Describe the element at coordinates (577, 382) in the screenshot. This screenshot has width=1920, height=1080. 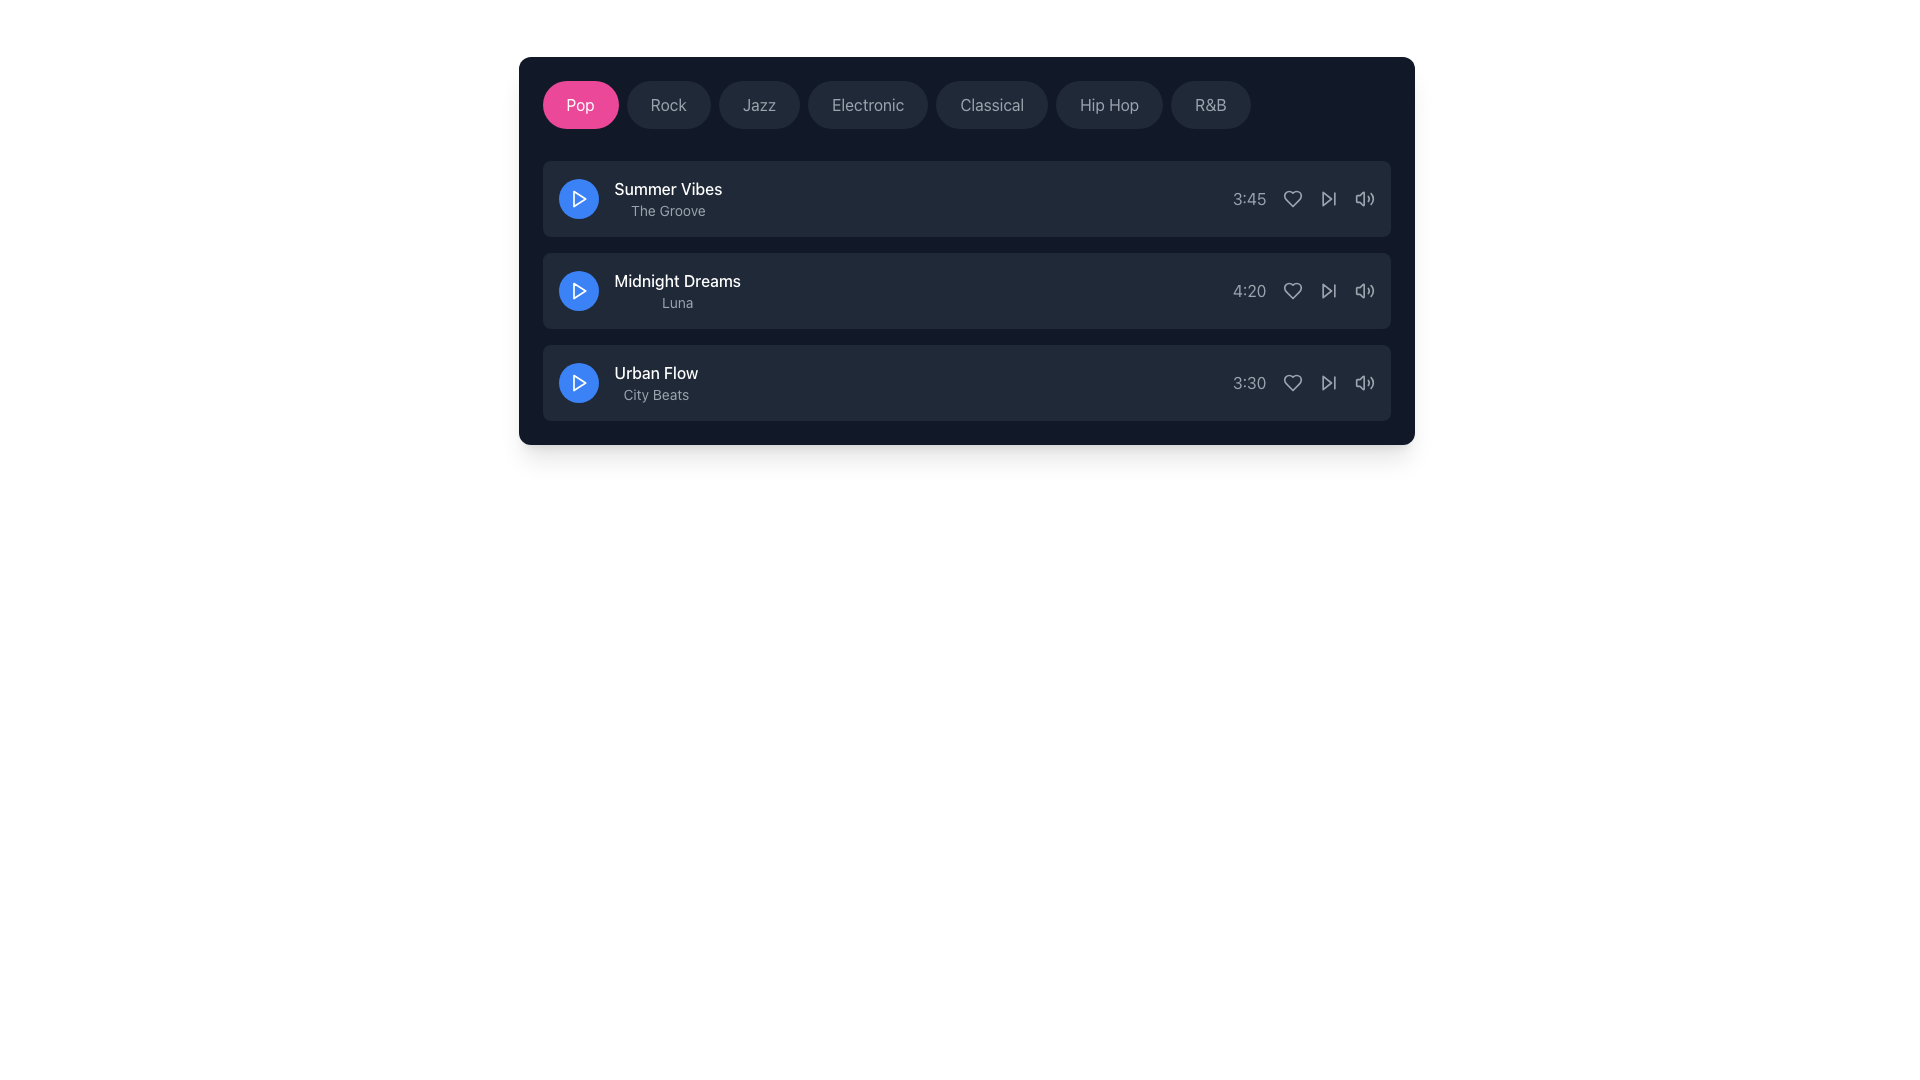
I see `the circular blue button with a white play icon to play the song 'Urban Flow'` at that location.